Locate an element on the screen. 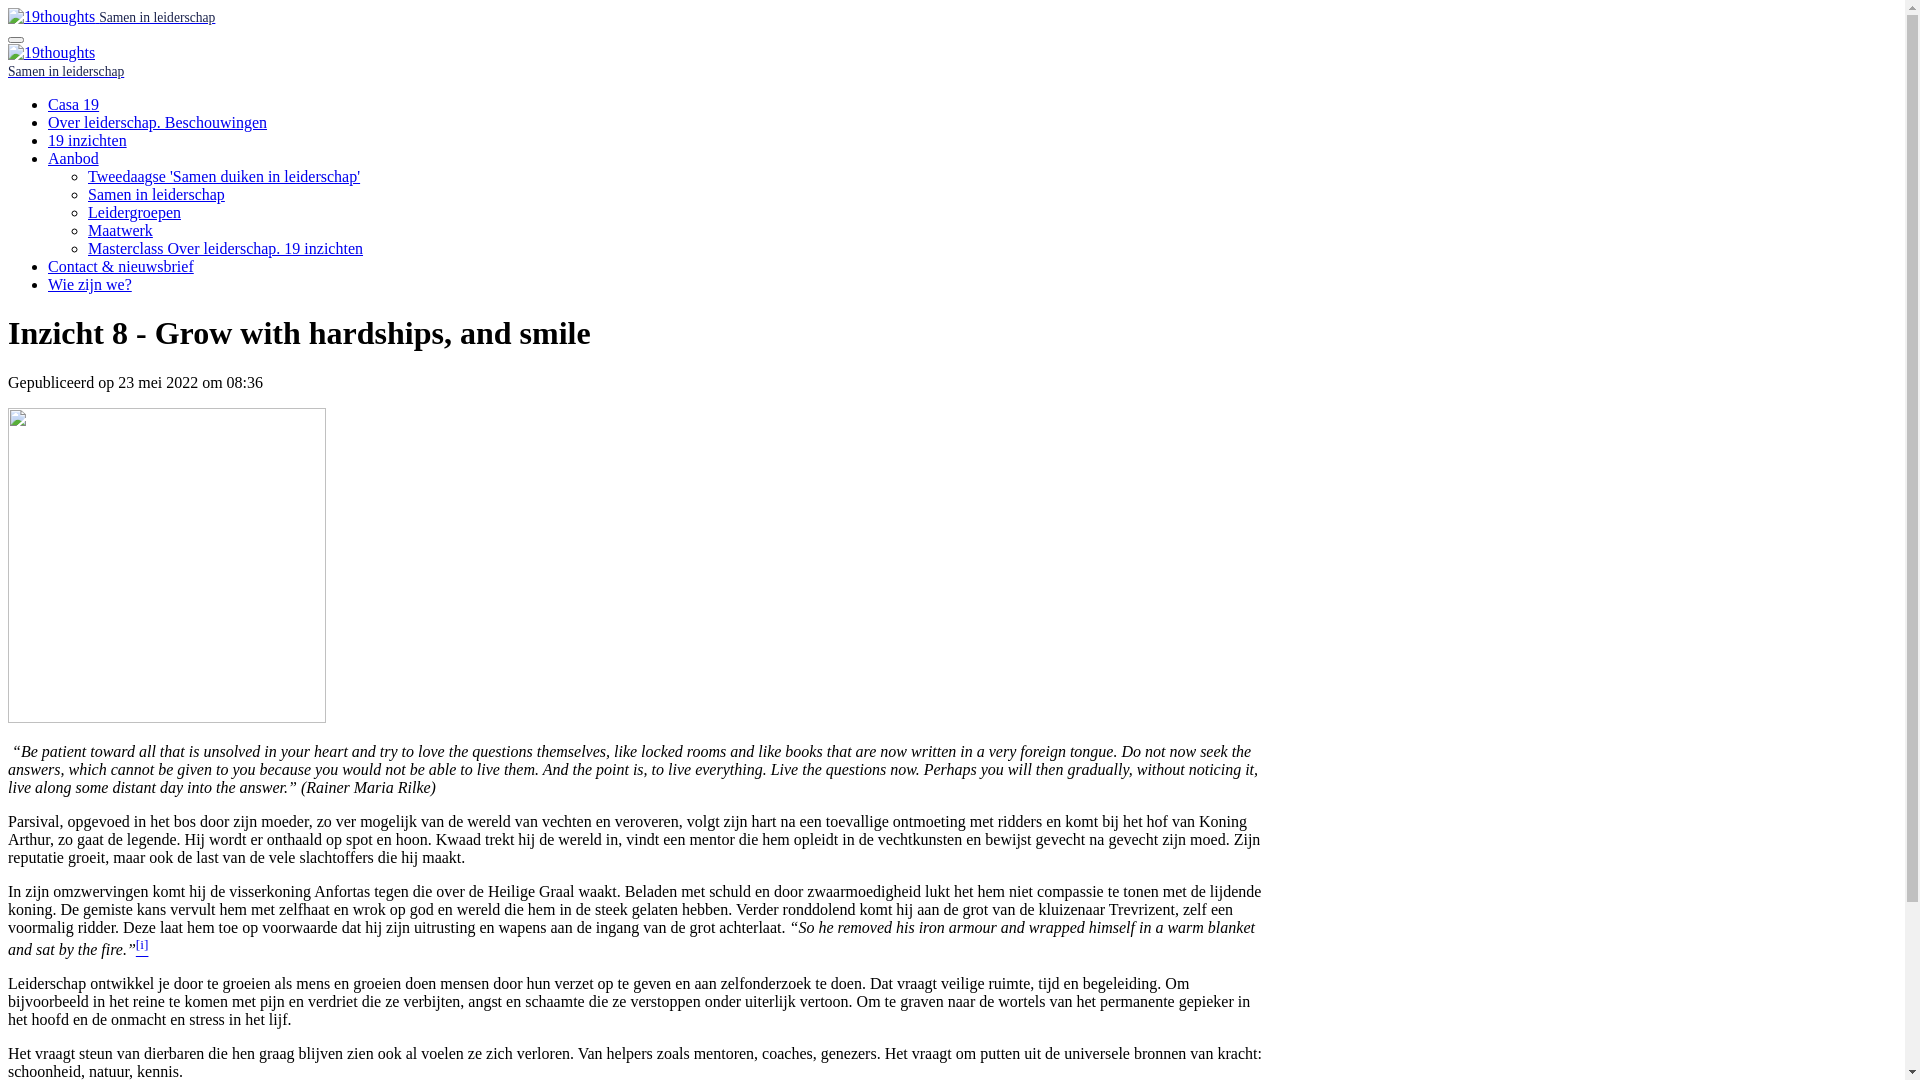 The height and width of the screenshot is (1080, 1920). 'Masterclass Over leiderschap. 19 inzichten' is located at coordinates (86, 247).